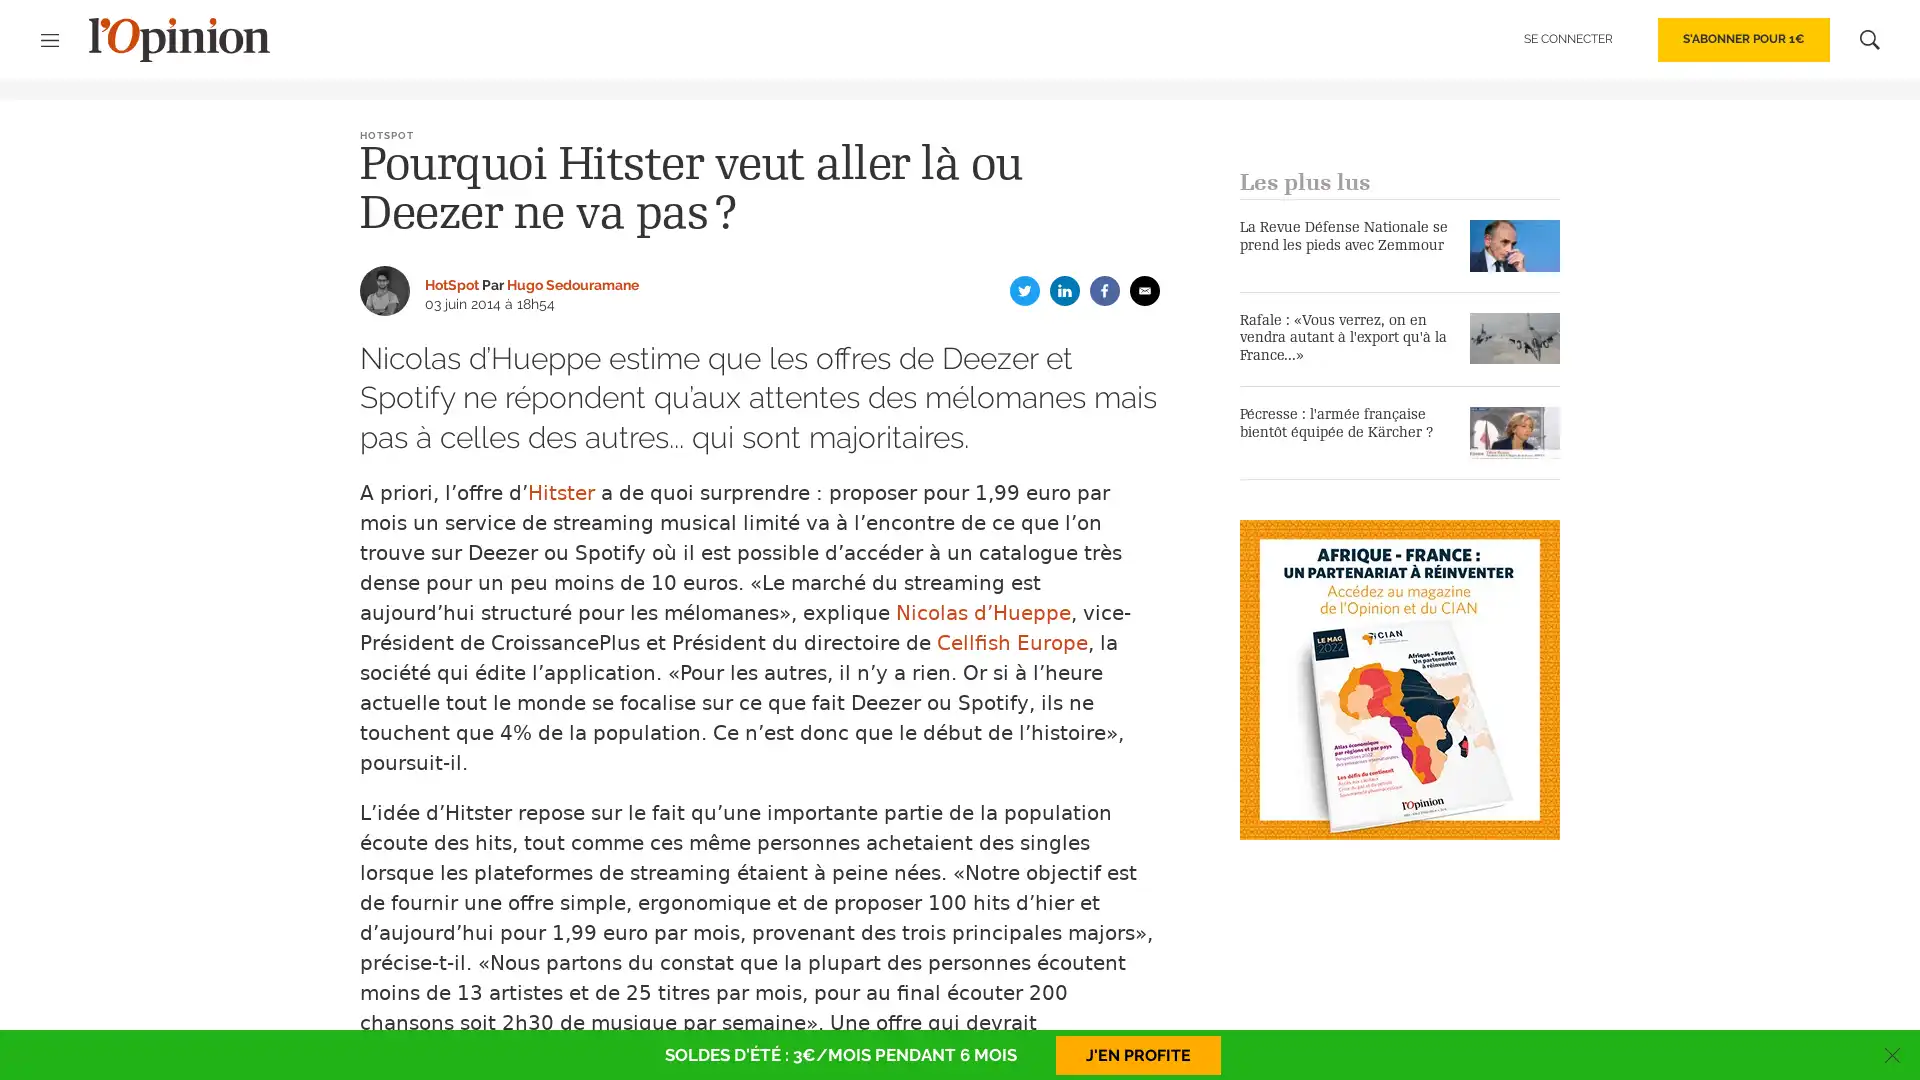 Image resolution: width=1920 pixels, height=1080 pixels. I want to click on Afficher la recherche, so click(1859, 39).